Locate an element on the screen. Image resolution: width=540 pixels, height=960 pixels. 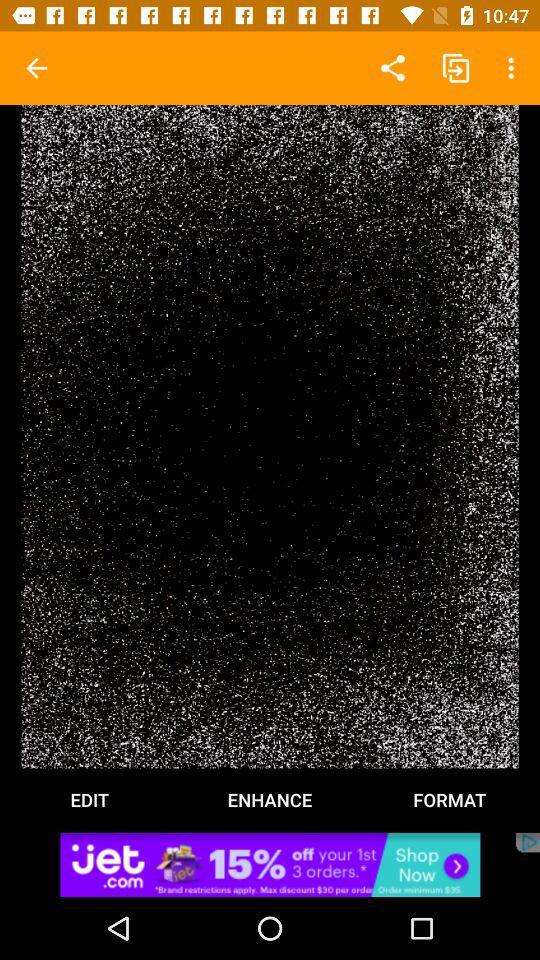
adjust image is located at coordinates (270, 436).